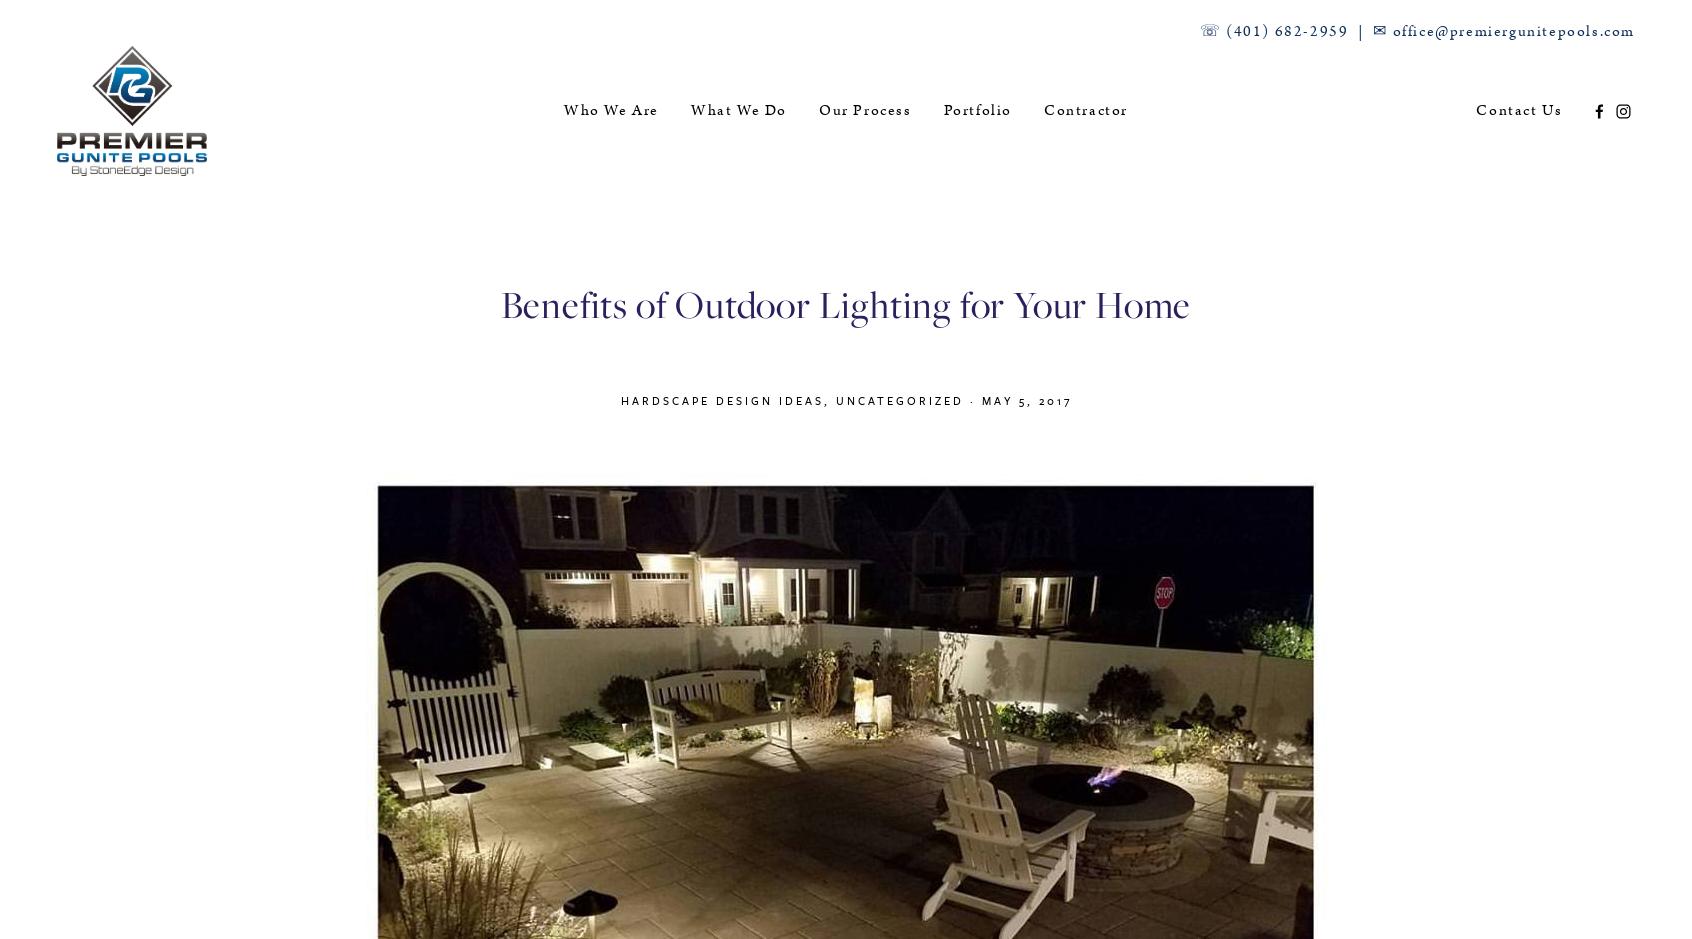 The image size is (1692, 939). Describe the element at coordinates (829, 399) in the screenshot. I see `','` at that location.